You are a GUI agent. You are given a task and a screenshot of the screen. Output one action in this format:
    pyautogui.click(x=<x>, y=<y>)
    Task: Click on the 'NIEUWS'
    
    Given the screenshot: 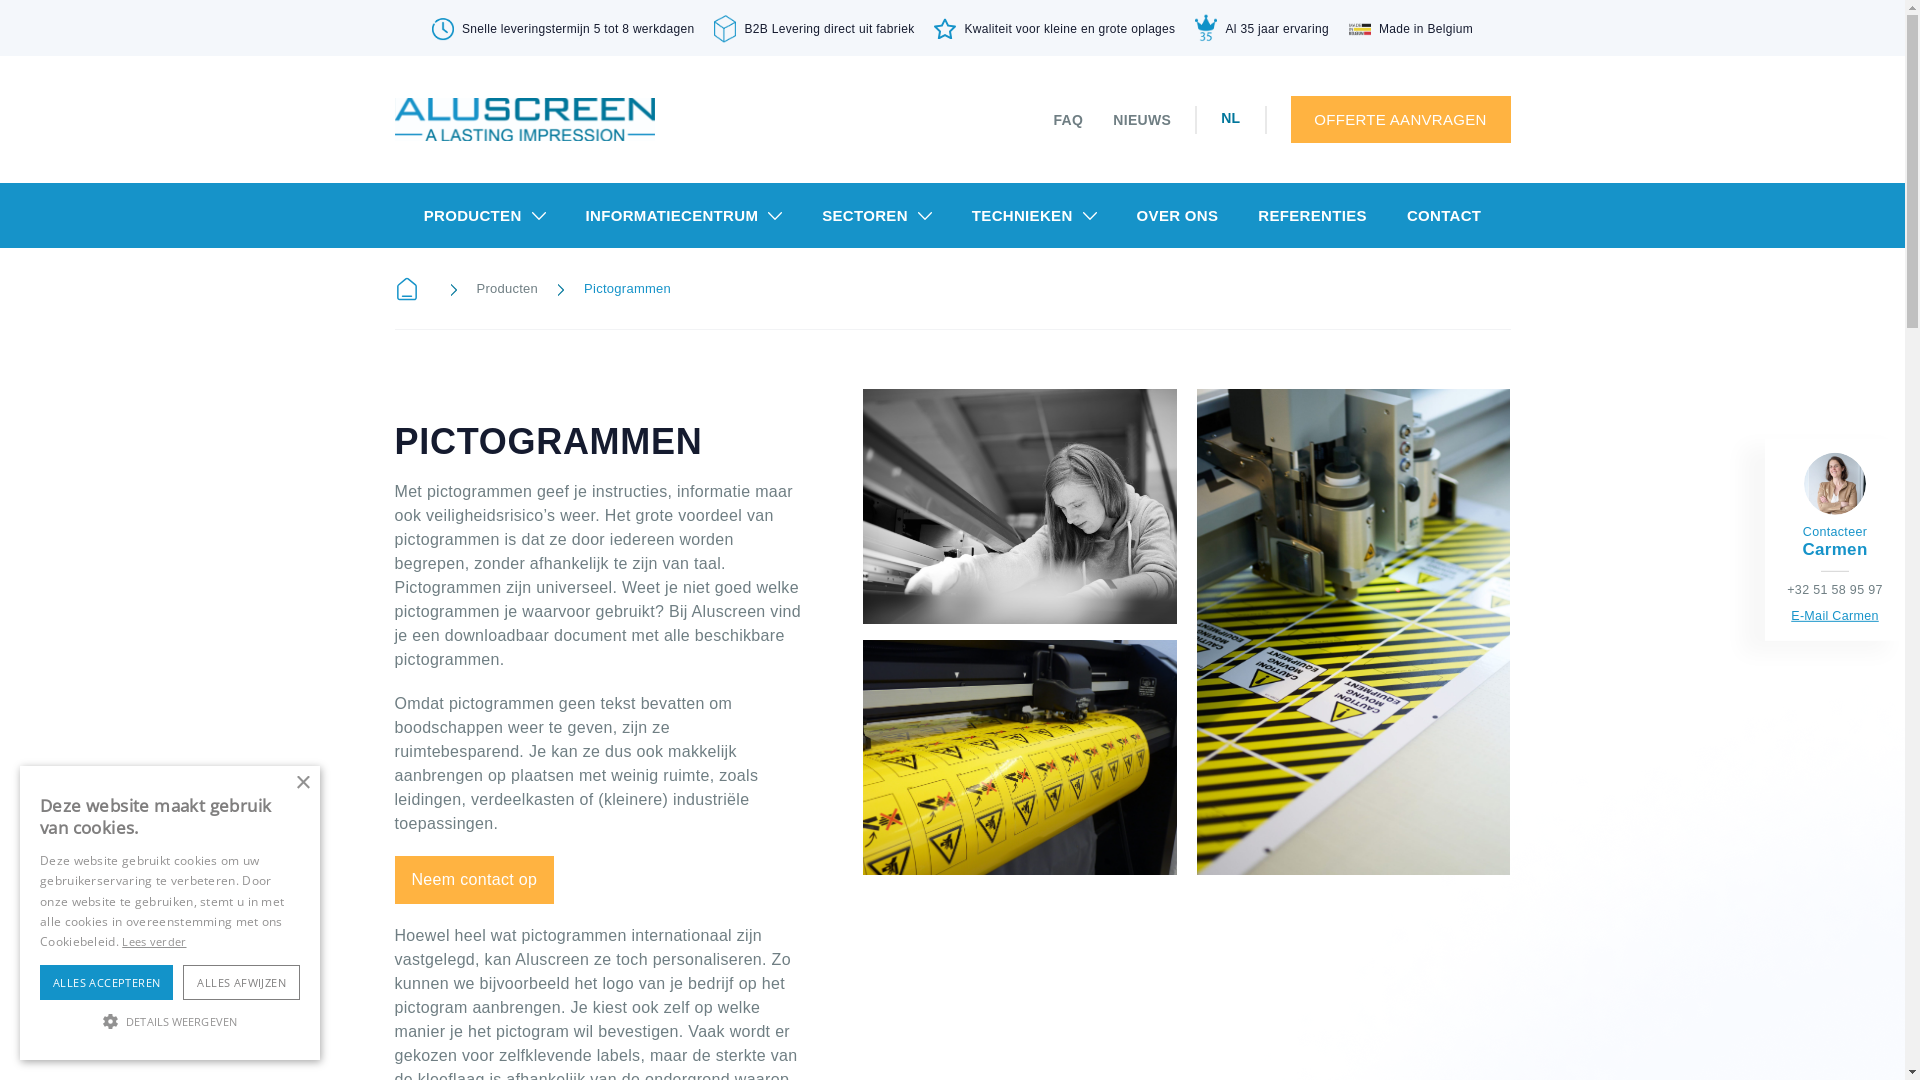 What is the action you would take?
    pyautogui.click(x=1142, y=119)
    